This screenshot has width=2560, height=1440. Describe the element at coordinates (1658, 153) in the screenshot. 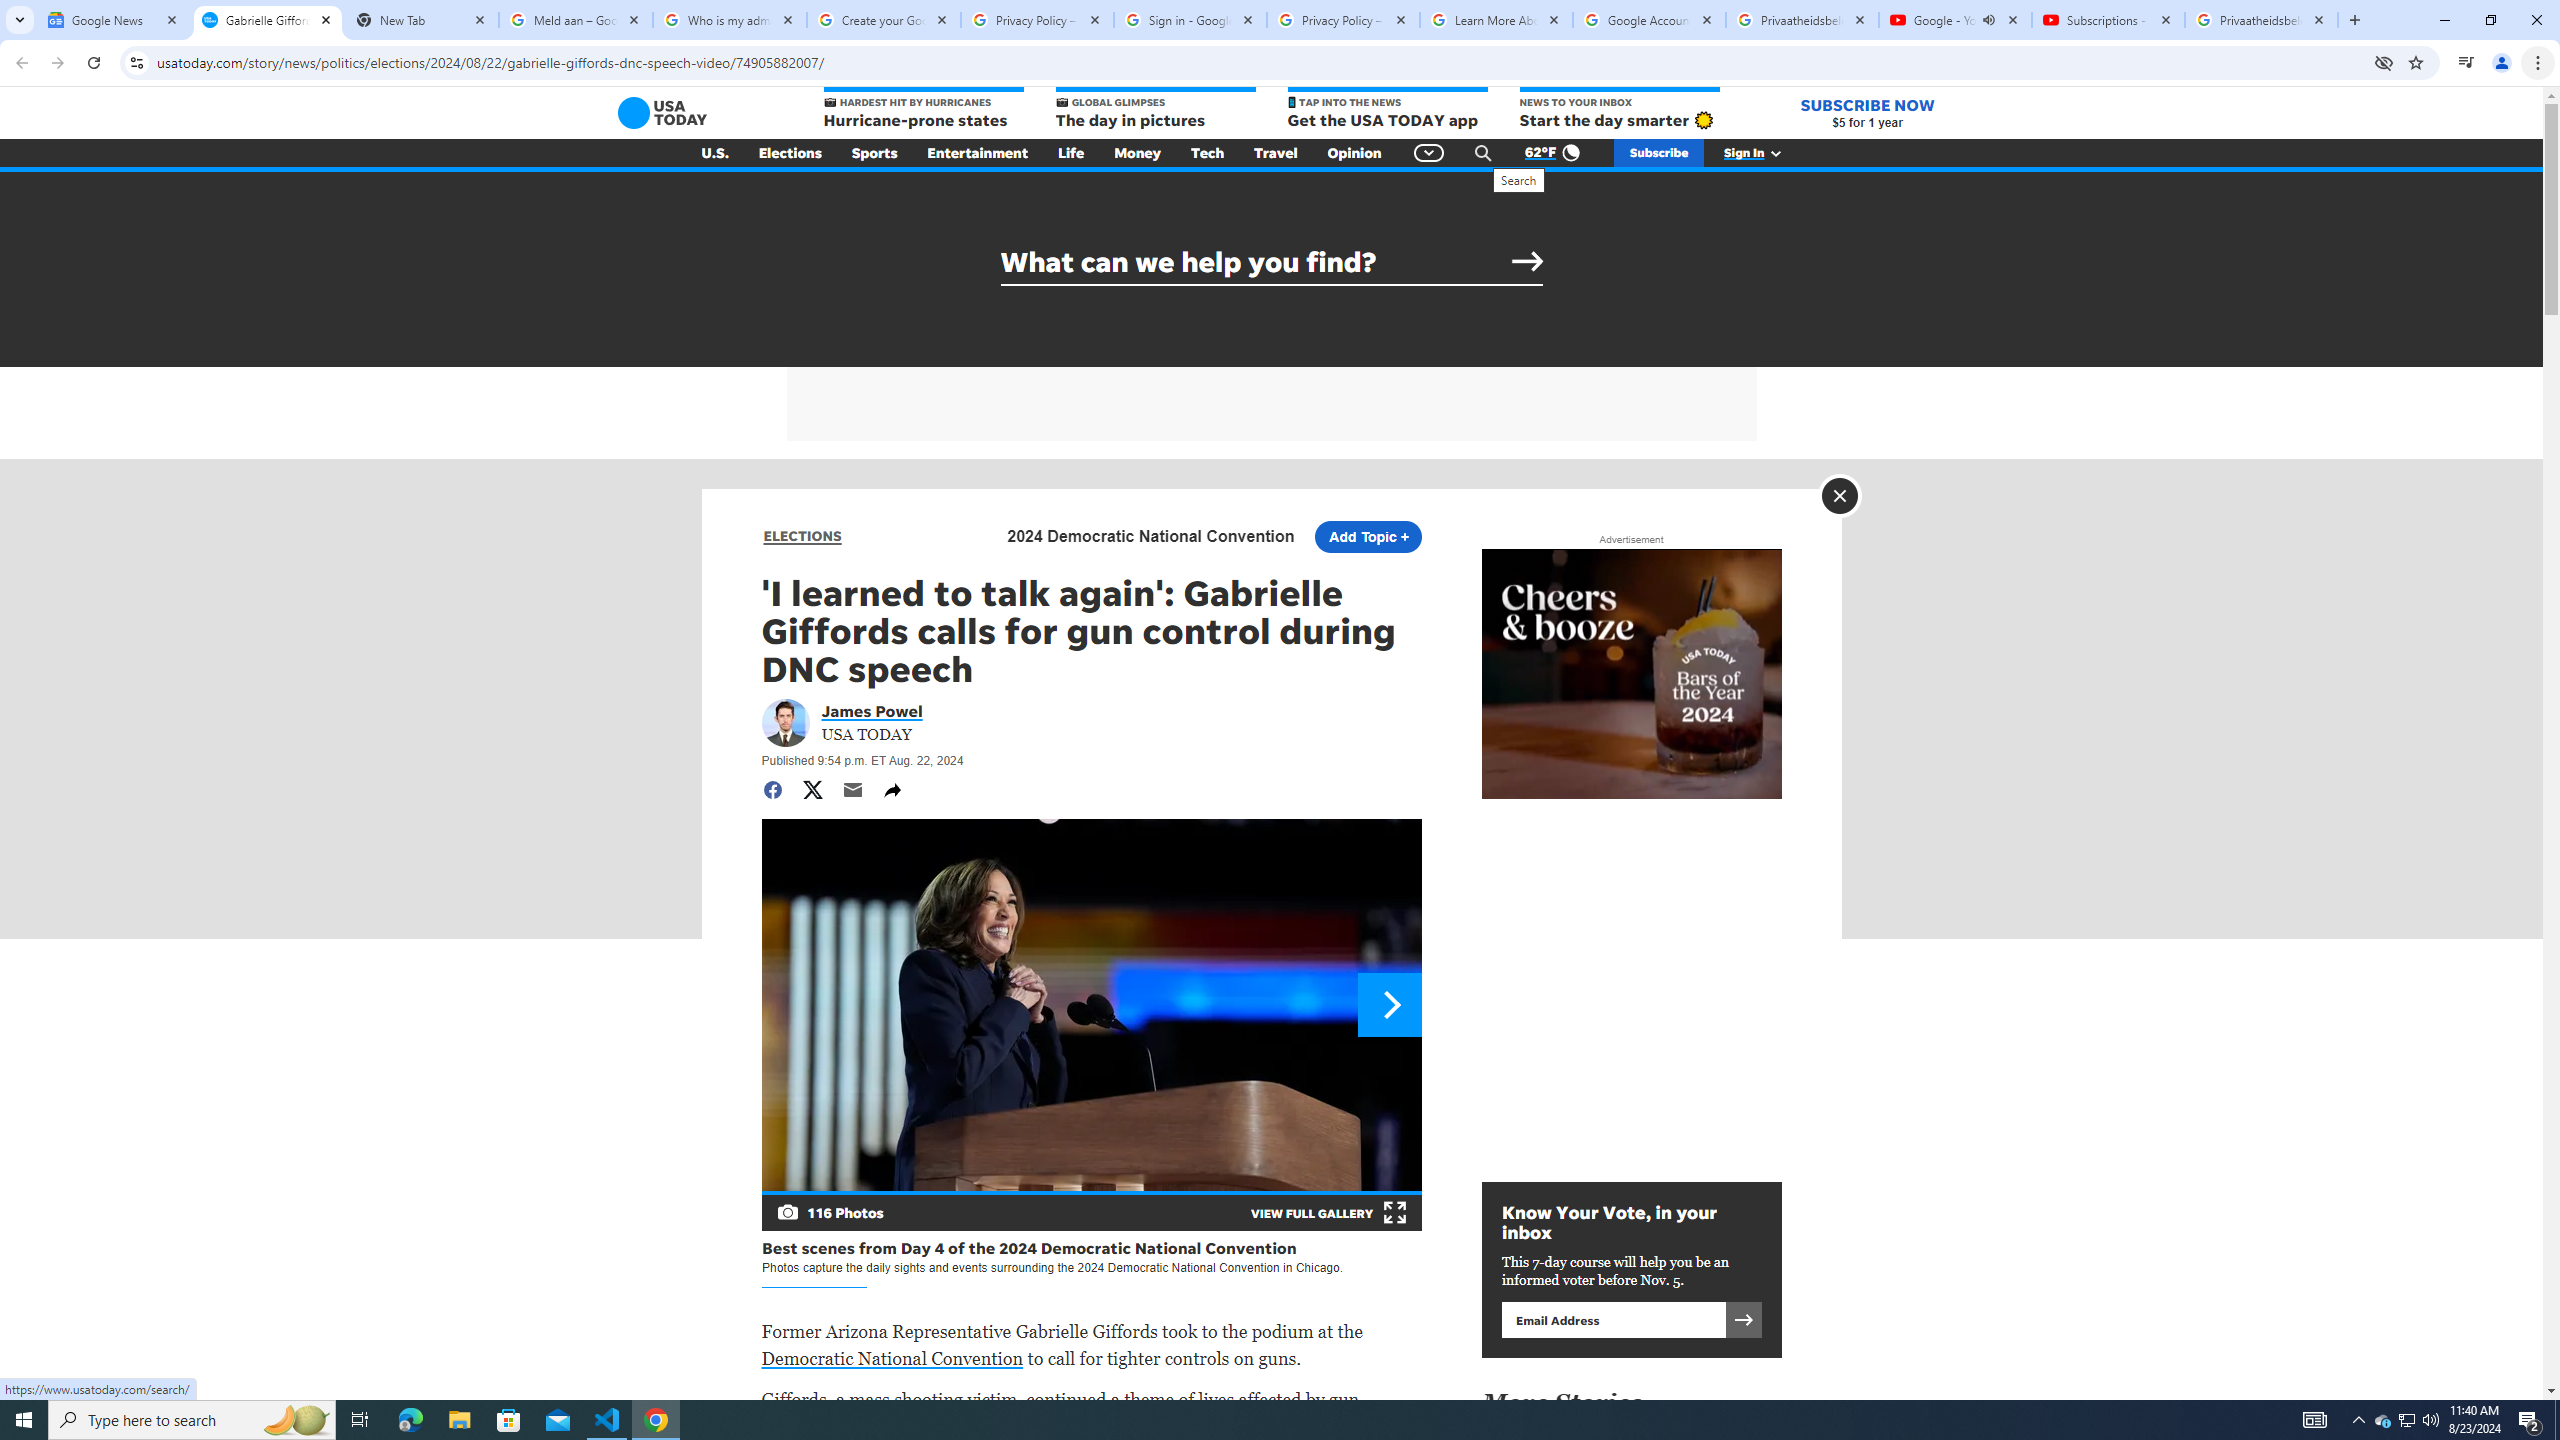

I see `'Subscribe'` at that location.